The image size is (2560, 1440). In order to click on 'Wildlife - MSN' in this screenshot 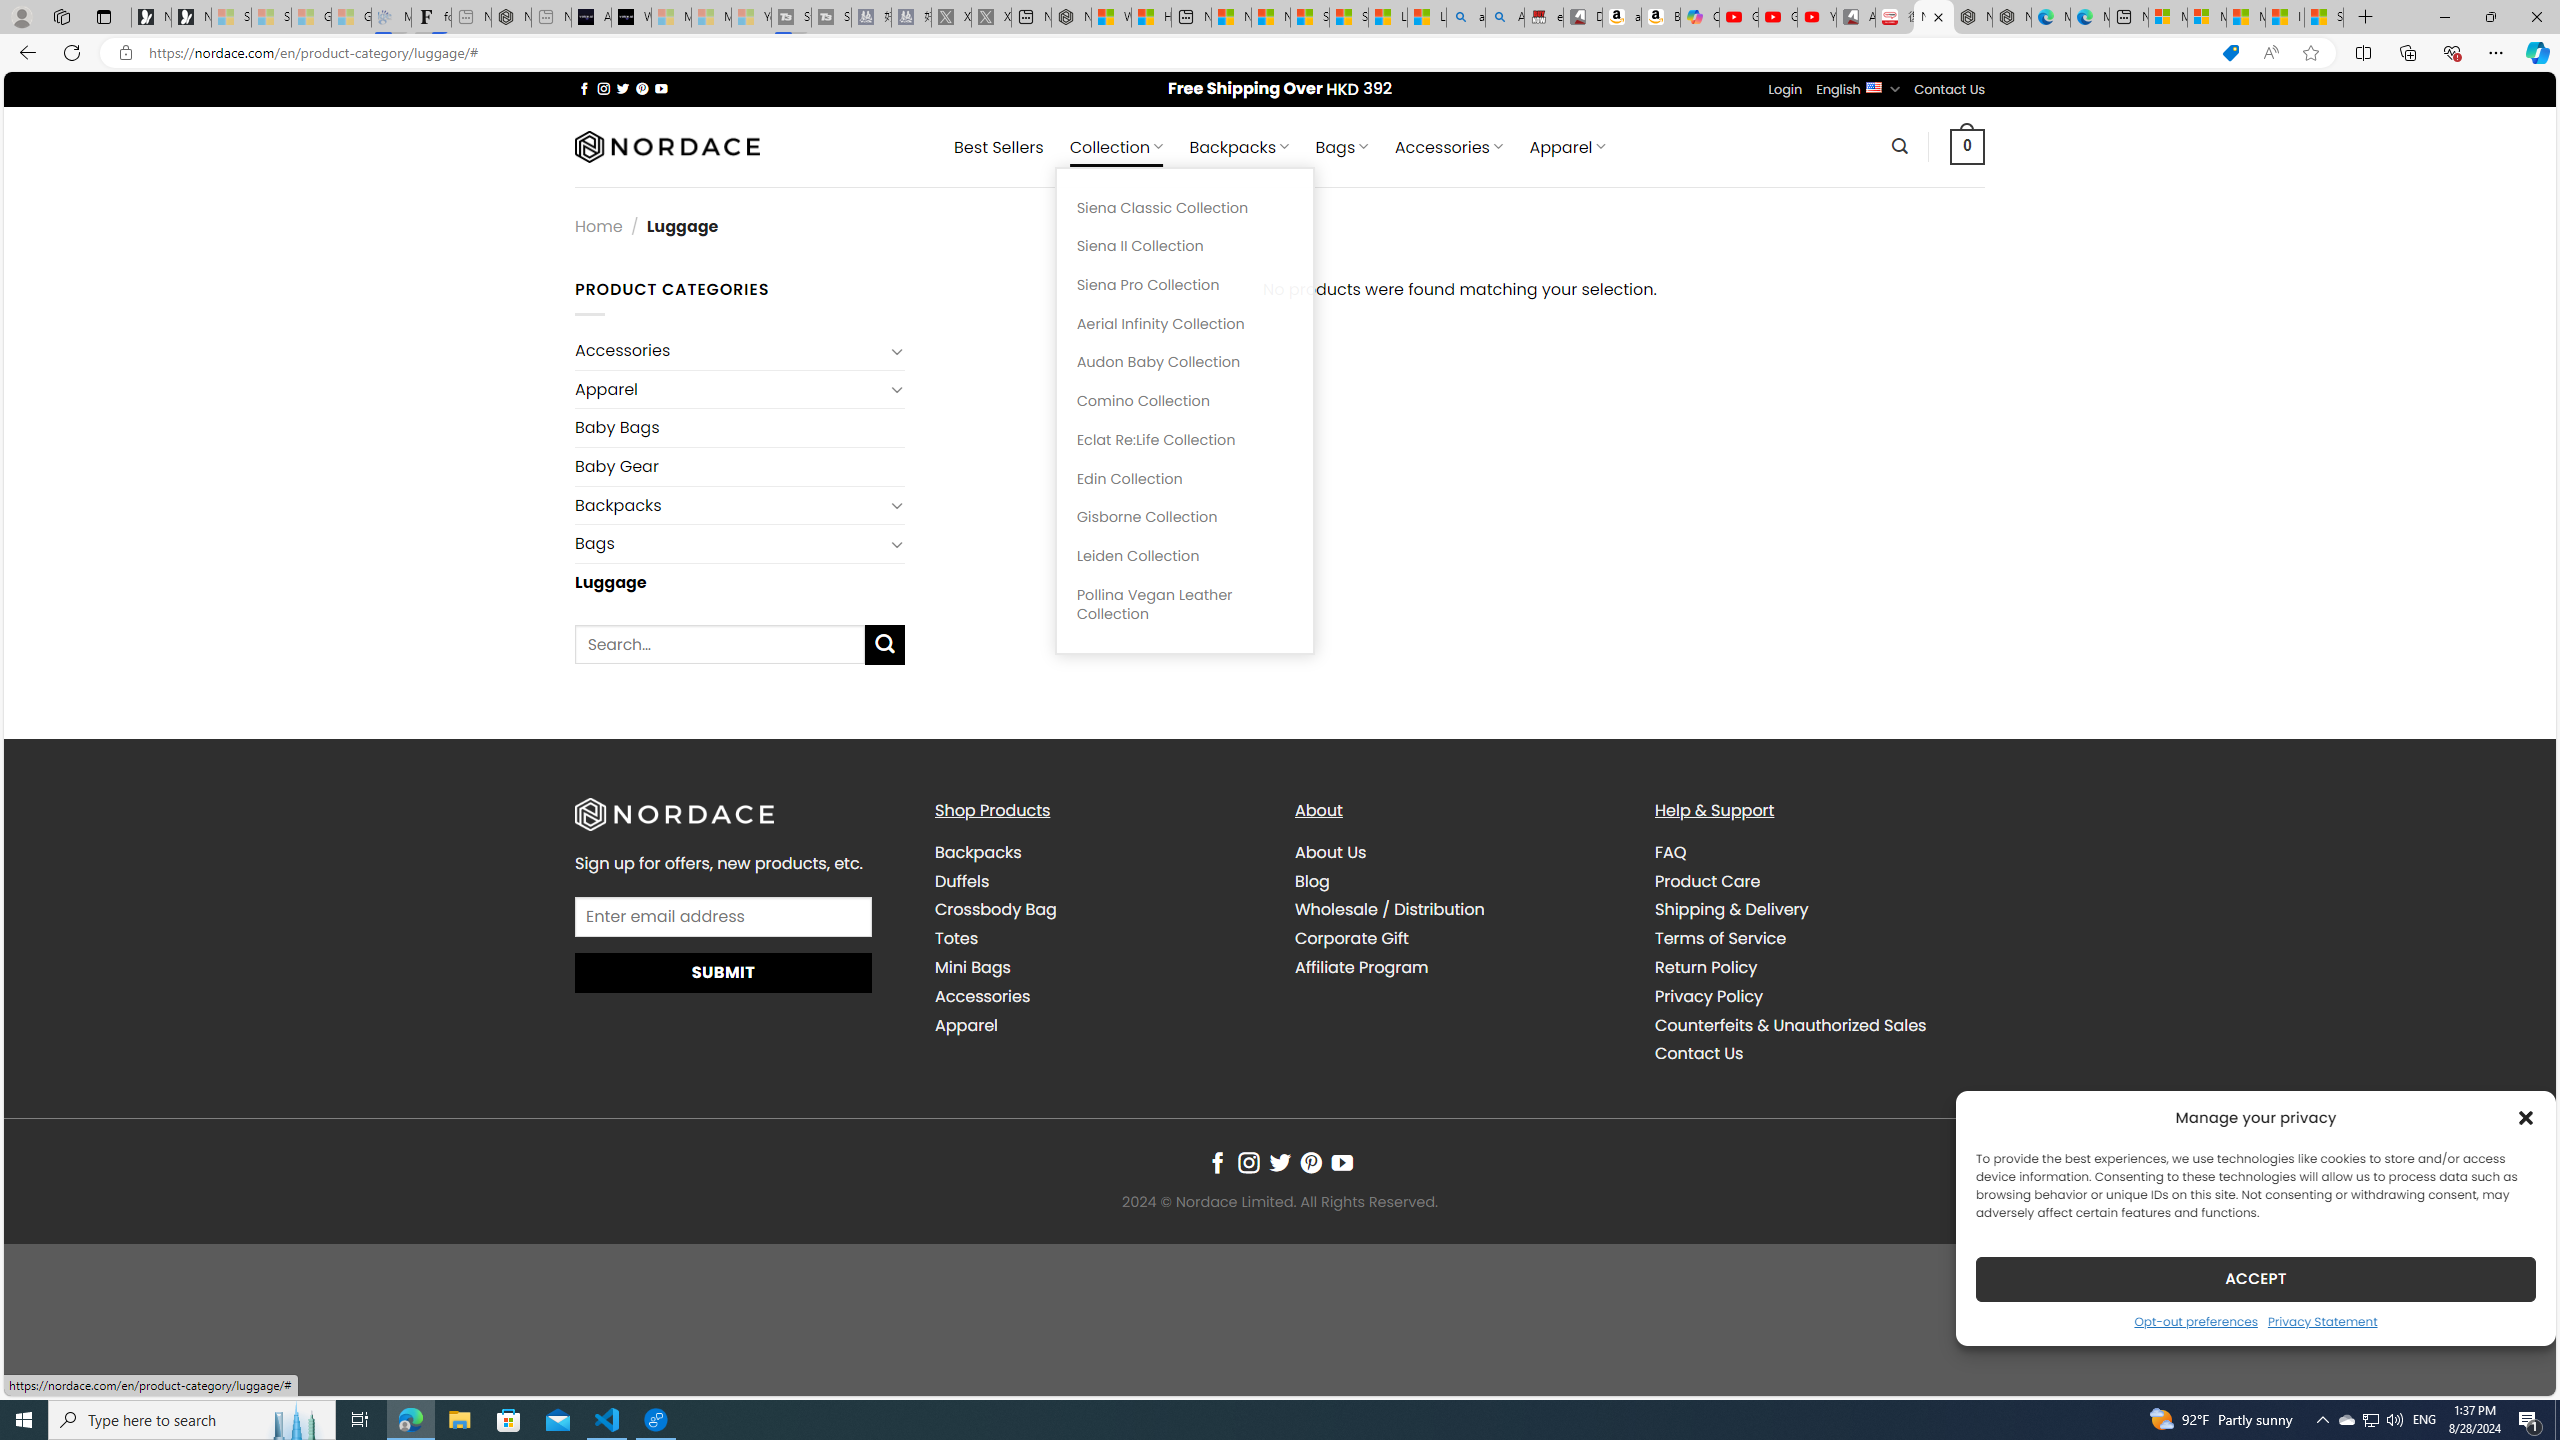, I will do `click(1110, 16)`.